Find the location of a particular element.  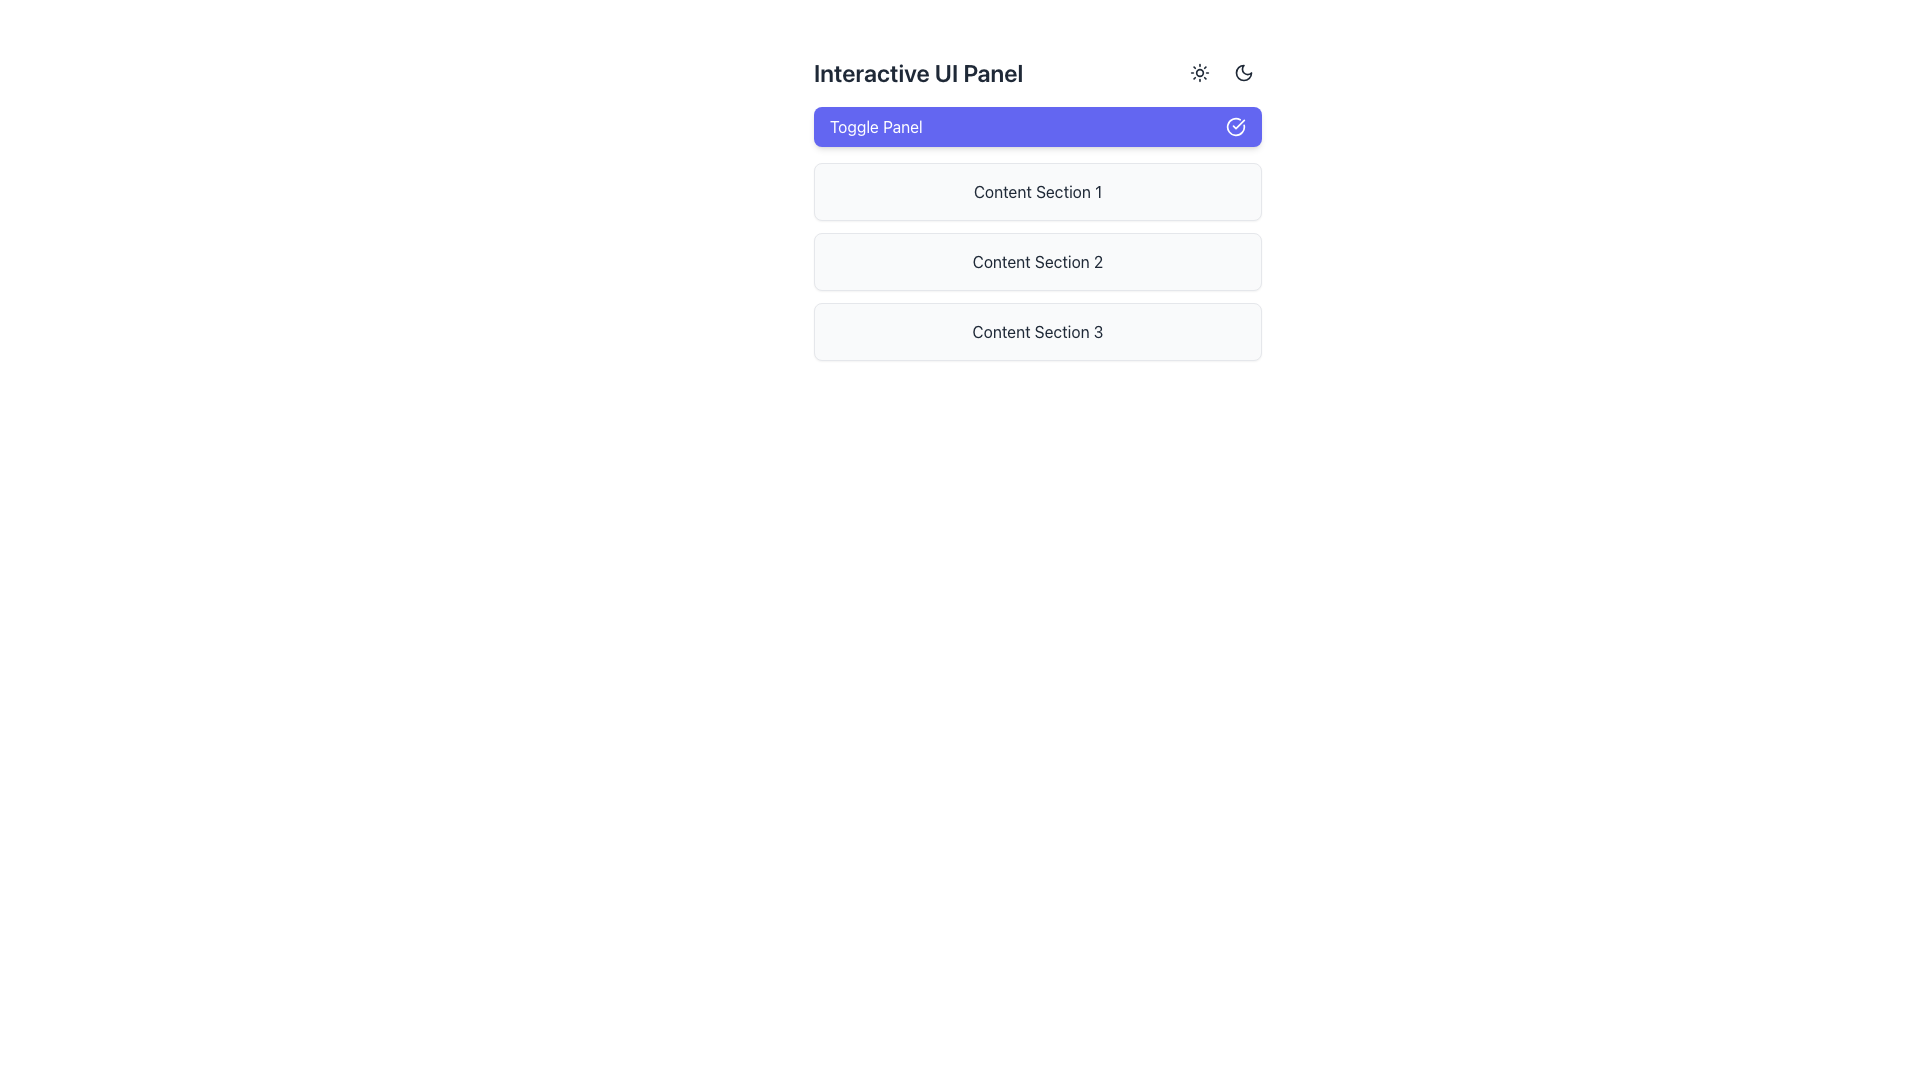

the 'Content Section 2' label which displays centered black text, located below 'Content Section 1' is located at coordinates (1037, 261).